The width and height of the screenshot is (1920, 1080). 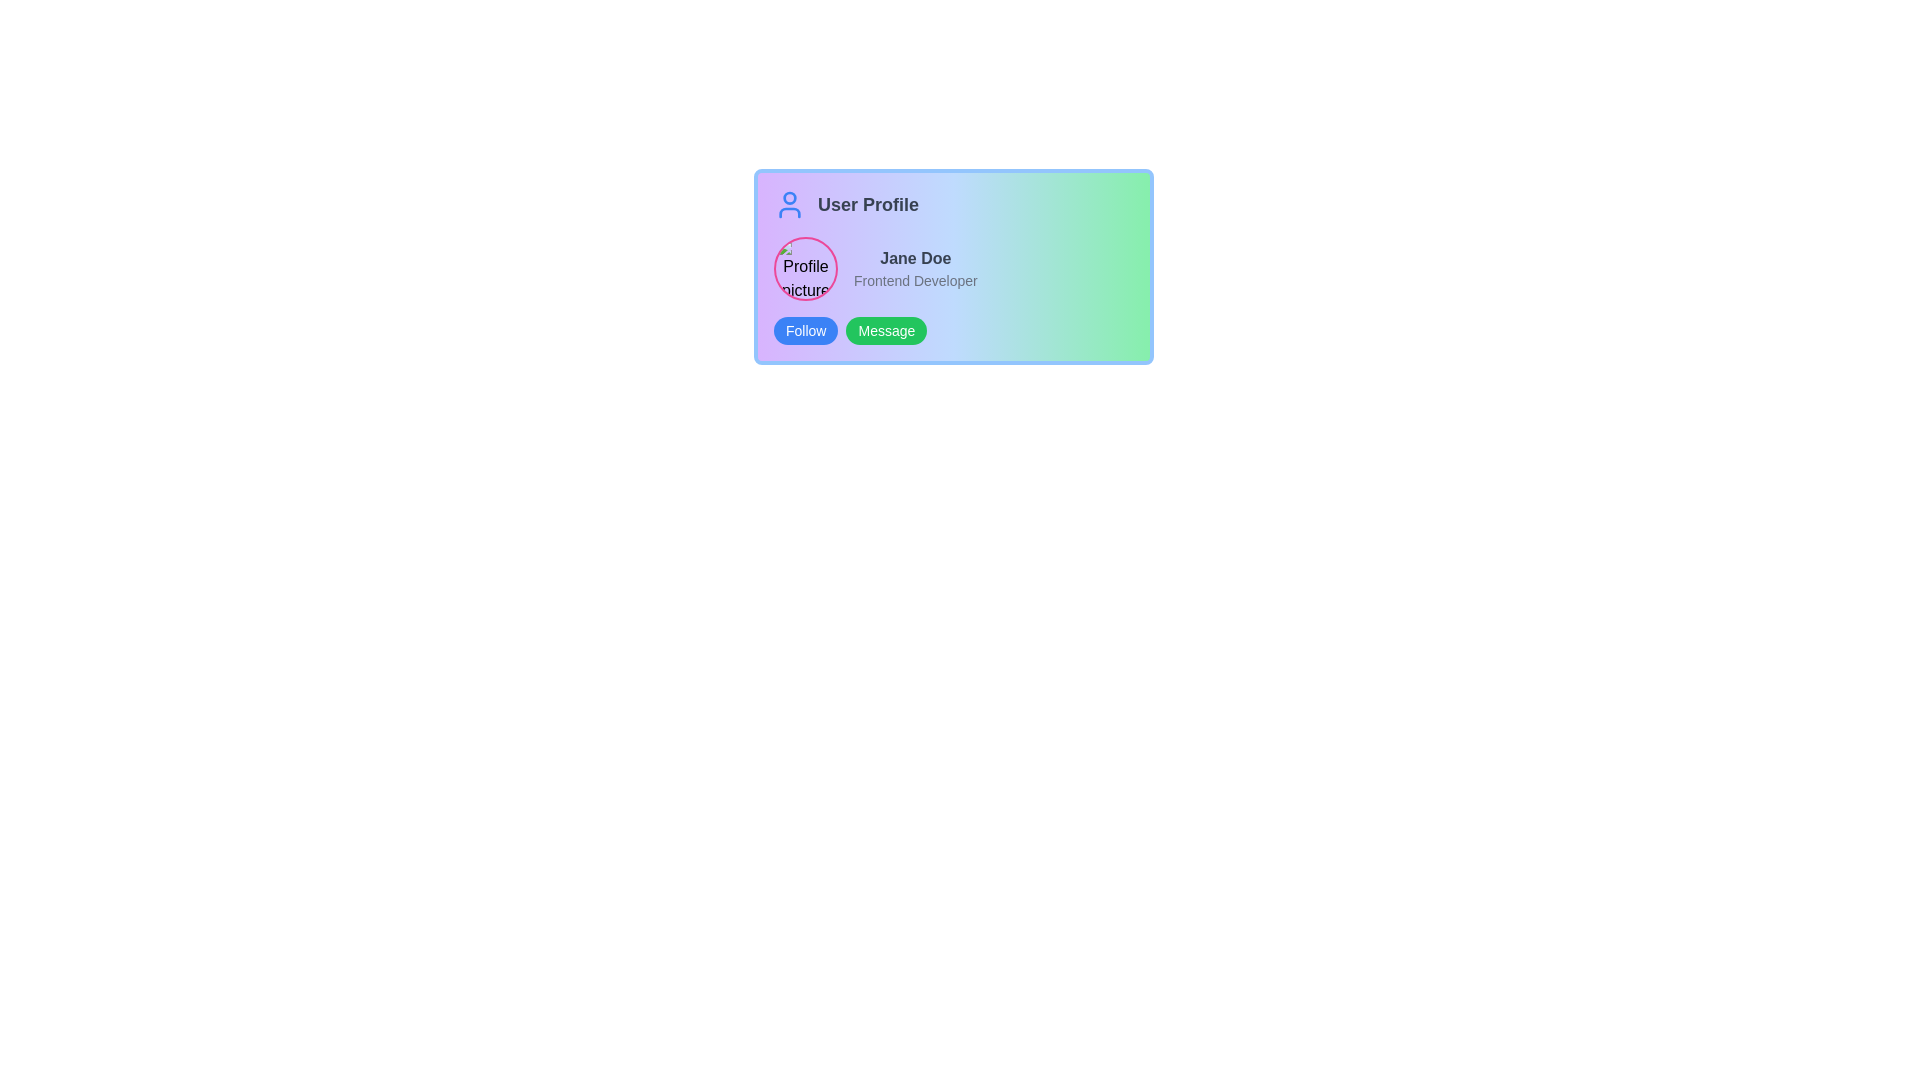 I want to click on the informational text displaying the user's name and job title, located in the center-right of the user profile card layout, below the header text labeled 'User Profile', so click(x=953, y=268).